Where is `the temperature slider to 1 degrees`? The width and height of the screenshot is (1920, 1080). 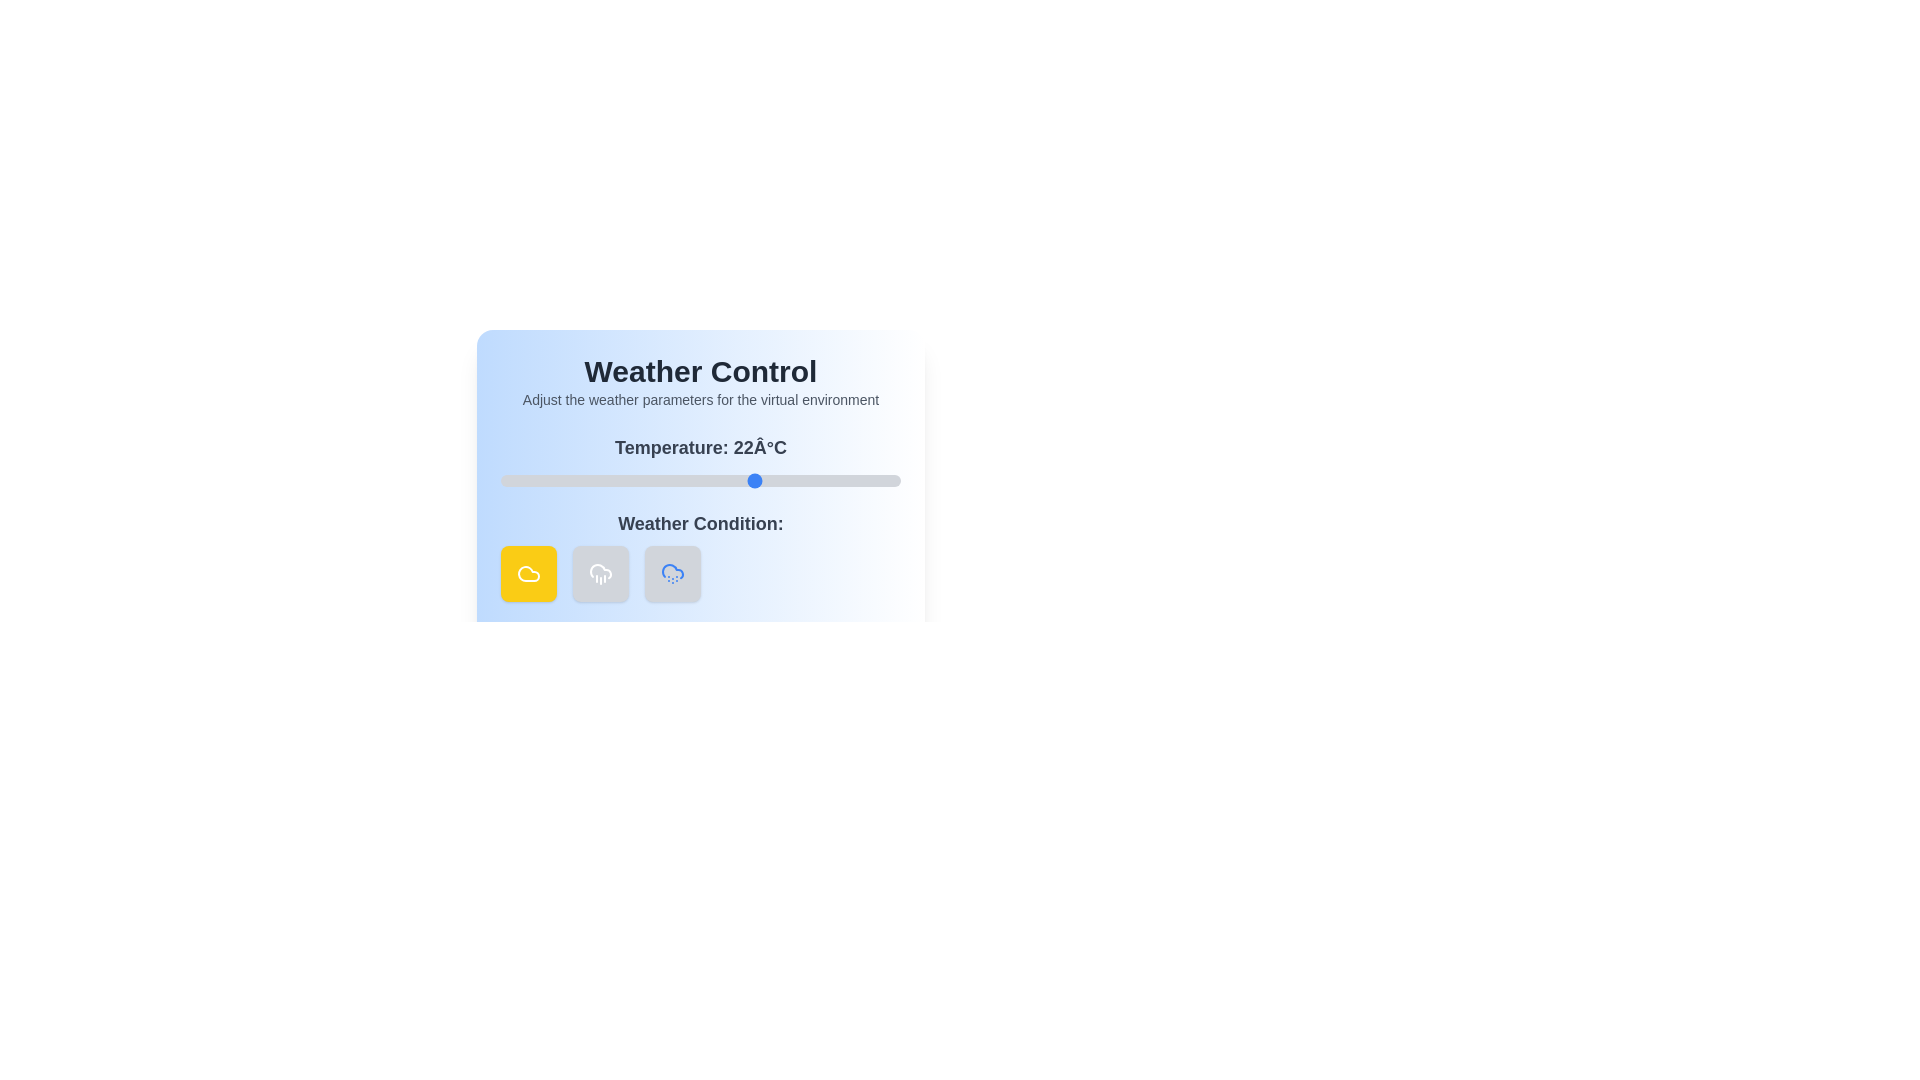
the temperature slider to 1 degrees is located at coordinates (588, 481).